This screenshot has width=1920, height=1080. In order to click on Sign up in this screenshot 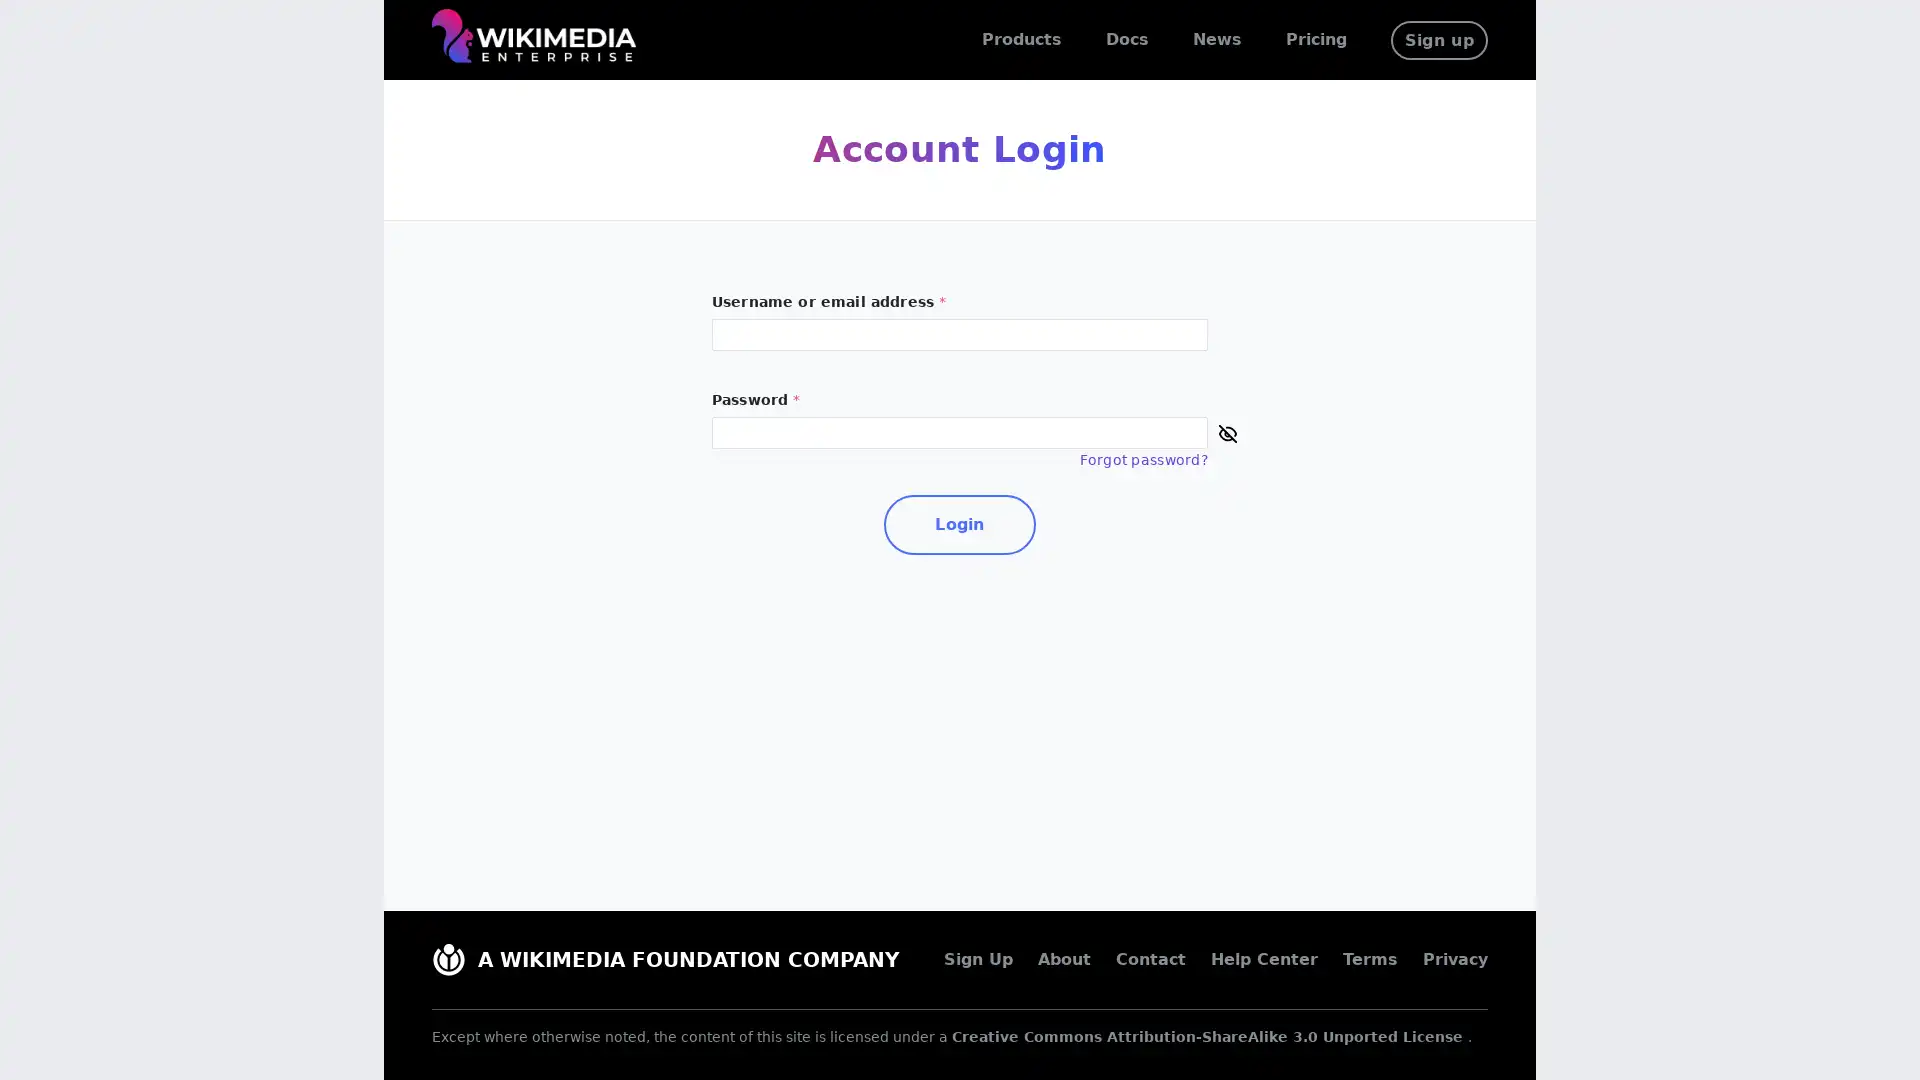, I will do `click(1438, 39)`.